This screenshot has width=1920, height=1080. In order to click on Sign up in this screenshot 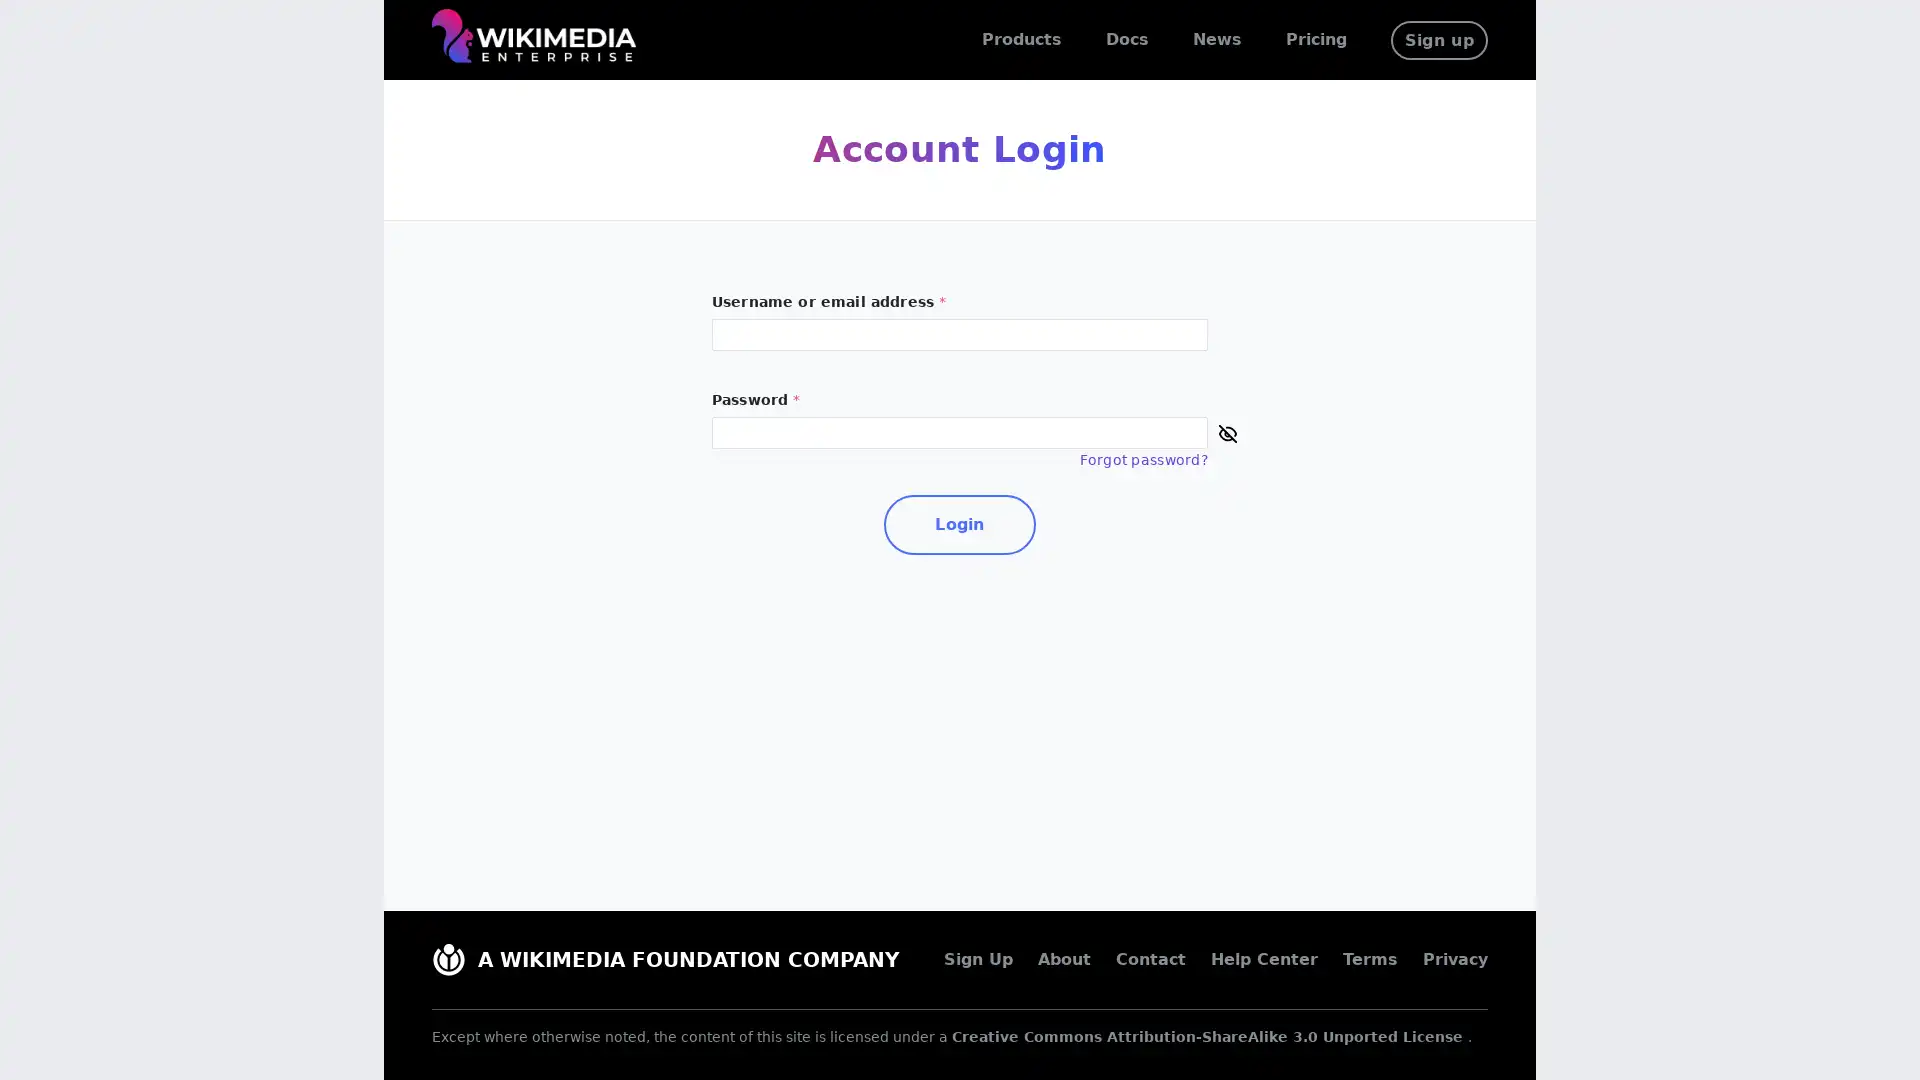, I will do `click(1438, 39)`.